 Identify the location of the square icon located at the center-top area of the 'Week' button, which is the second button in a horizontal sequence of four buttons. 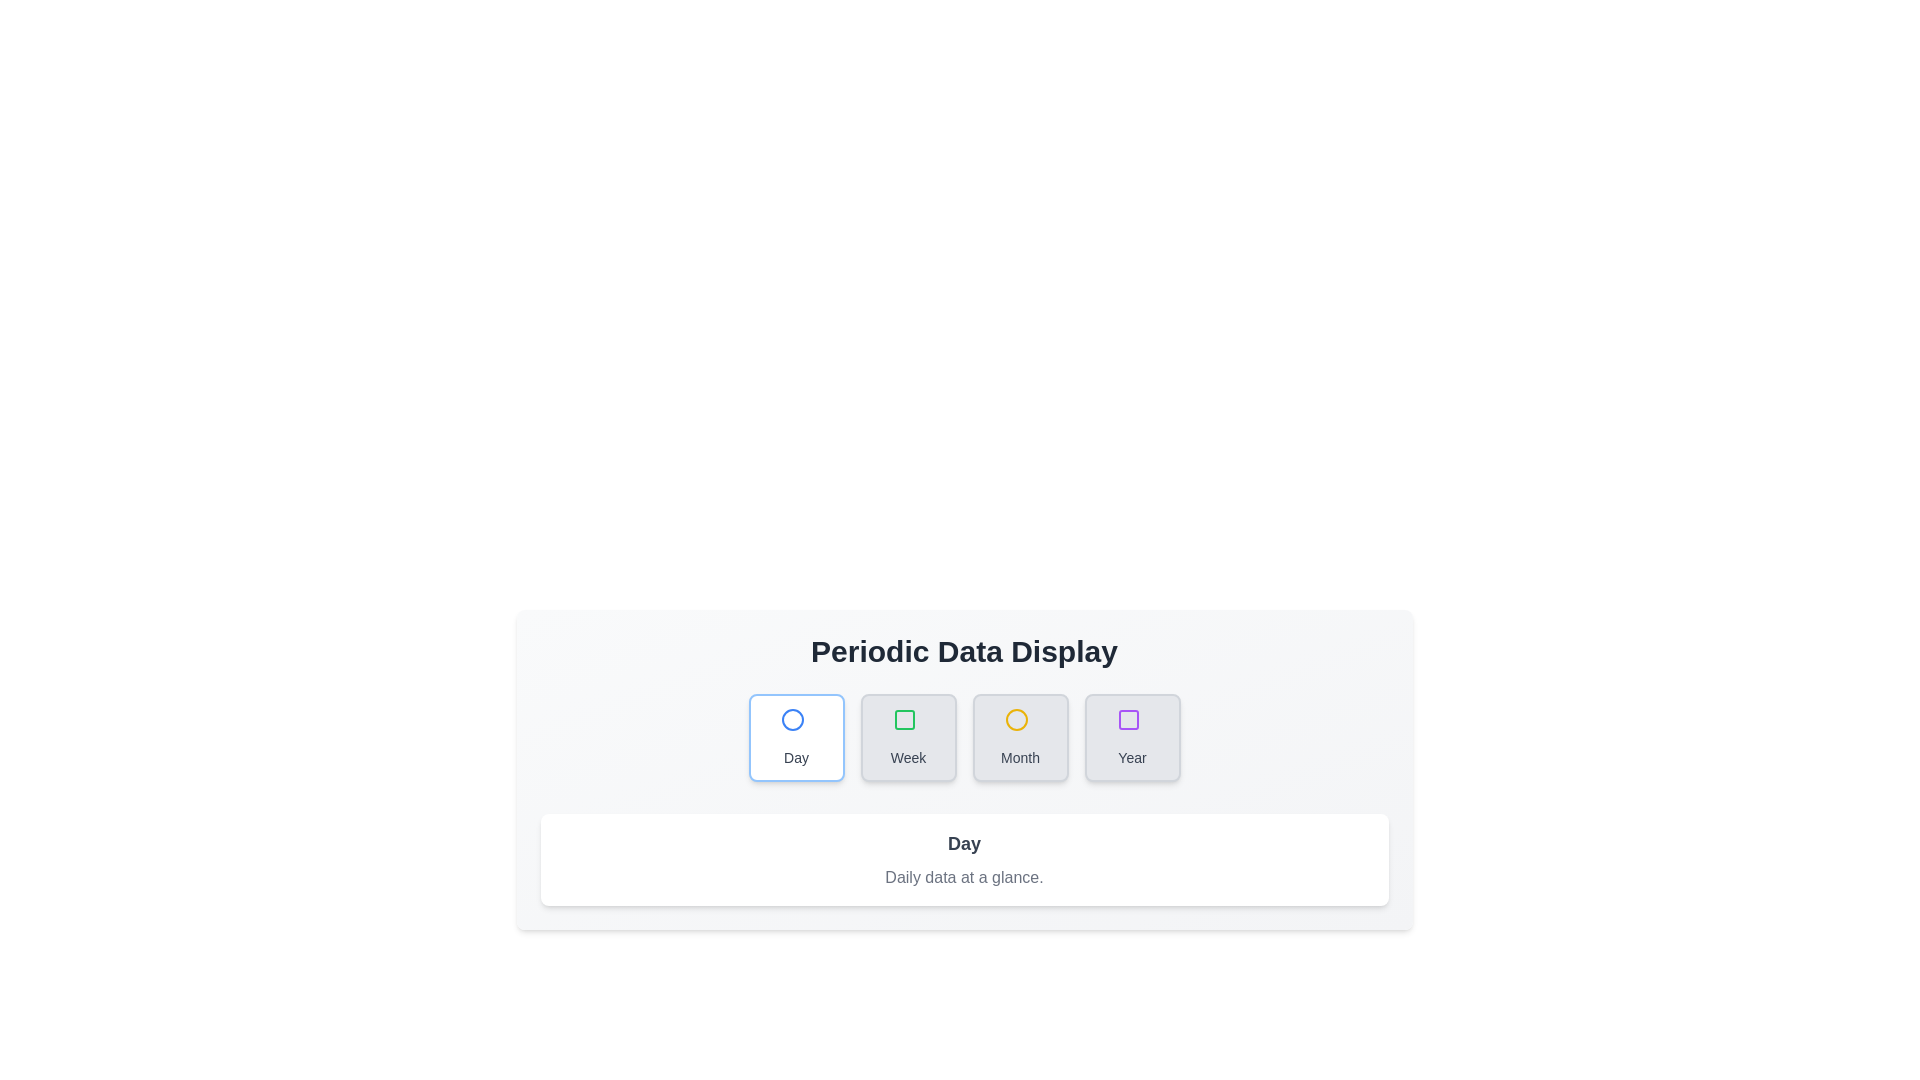
(907, 724).